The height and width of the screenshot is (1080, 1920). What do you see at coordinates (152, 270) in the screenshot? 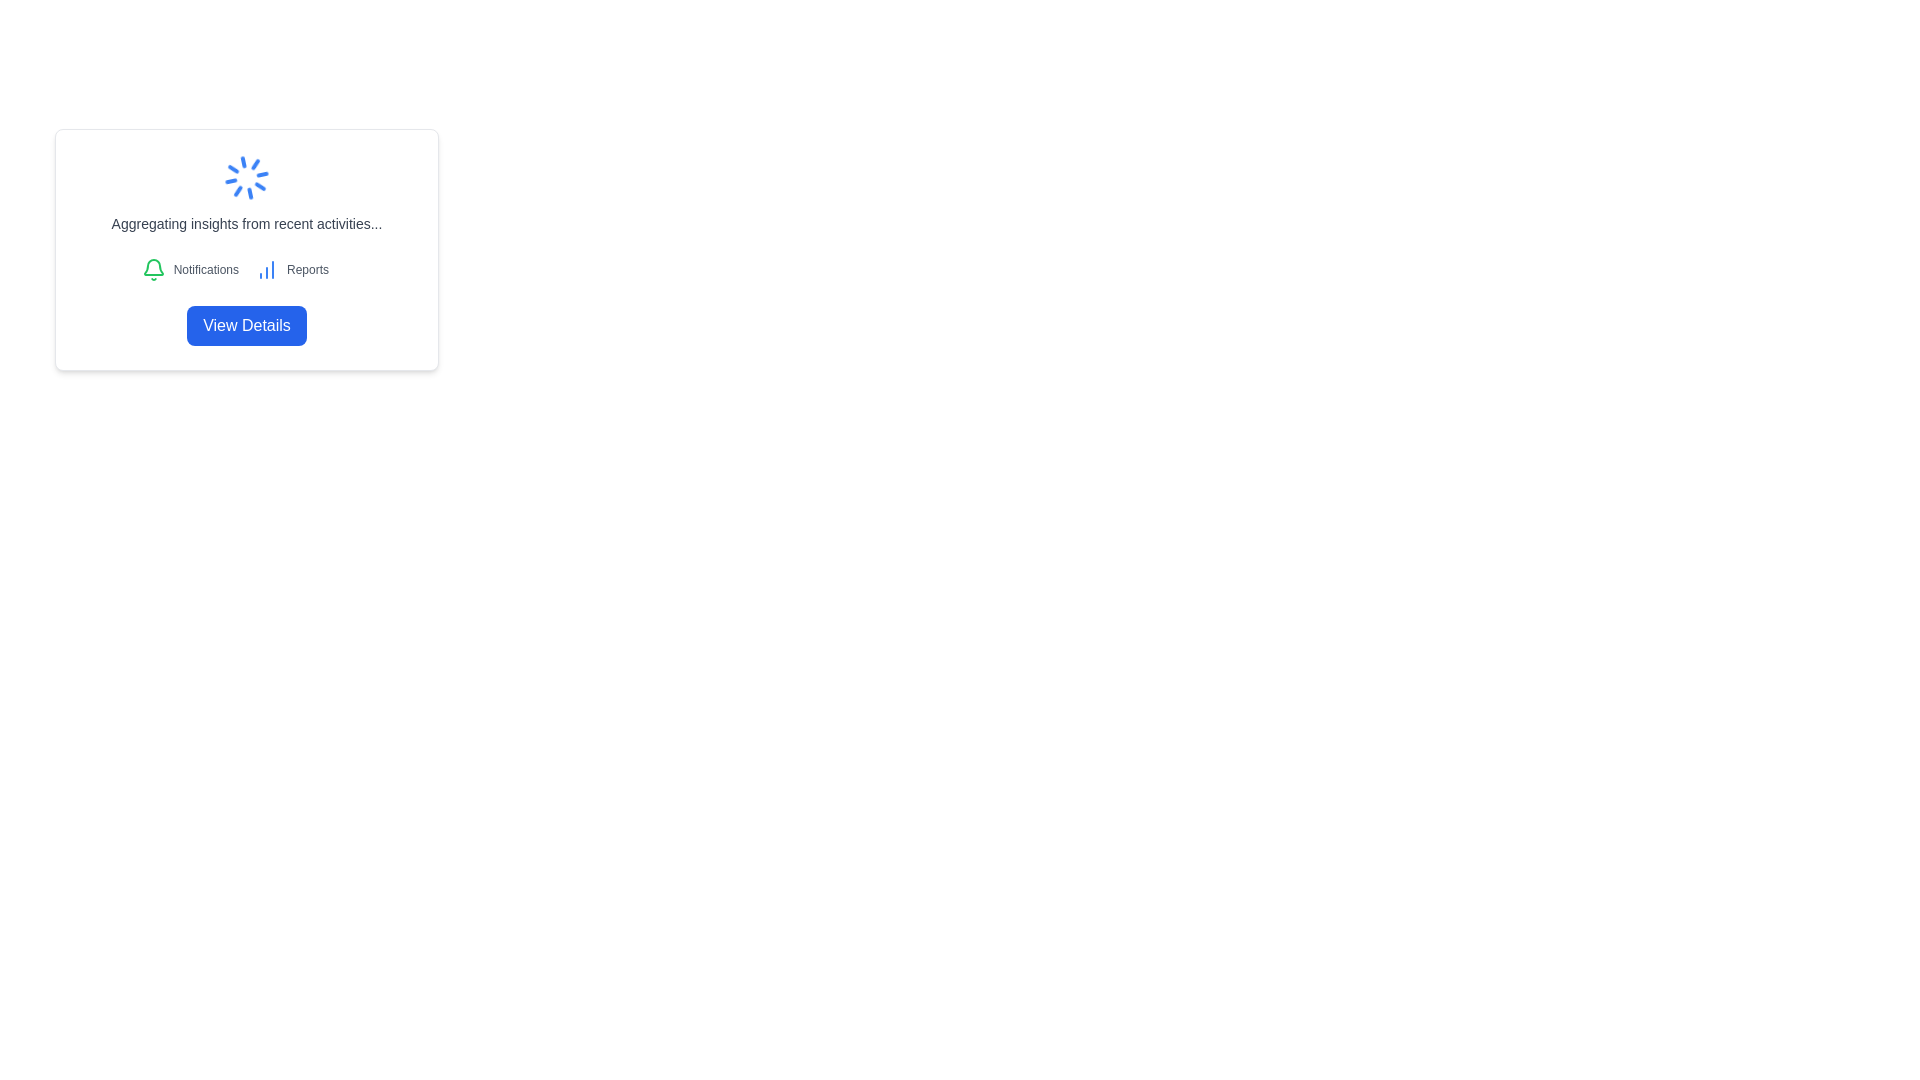
I see `the notifications icon located at the leftmost side of the group labeled 'Notifications'` at bounding box center [152, 270].